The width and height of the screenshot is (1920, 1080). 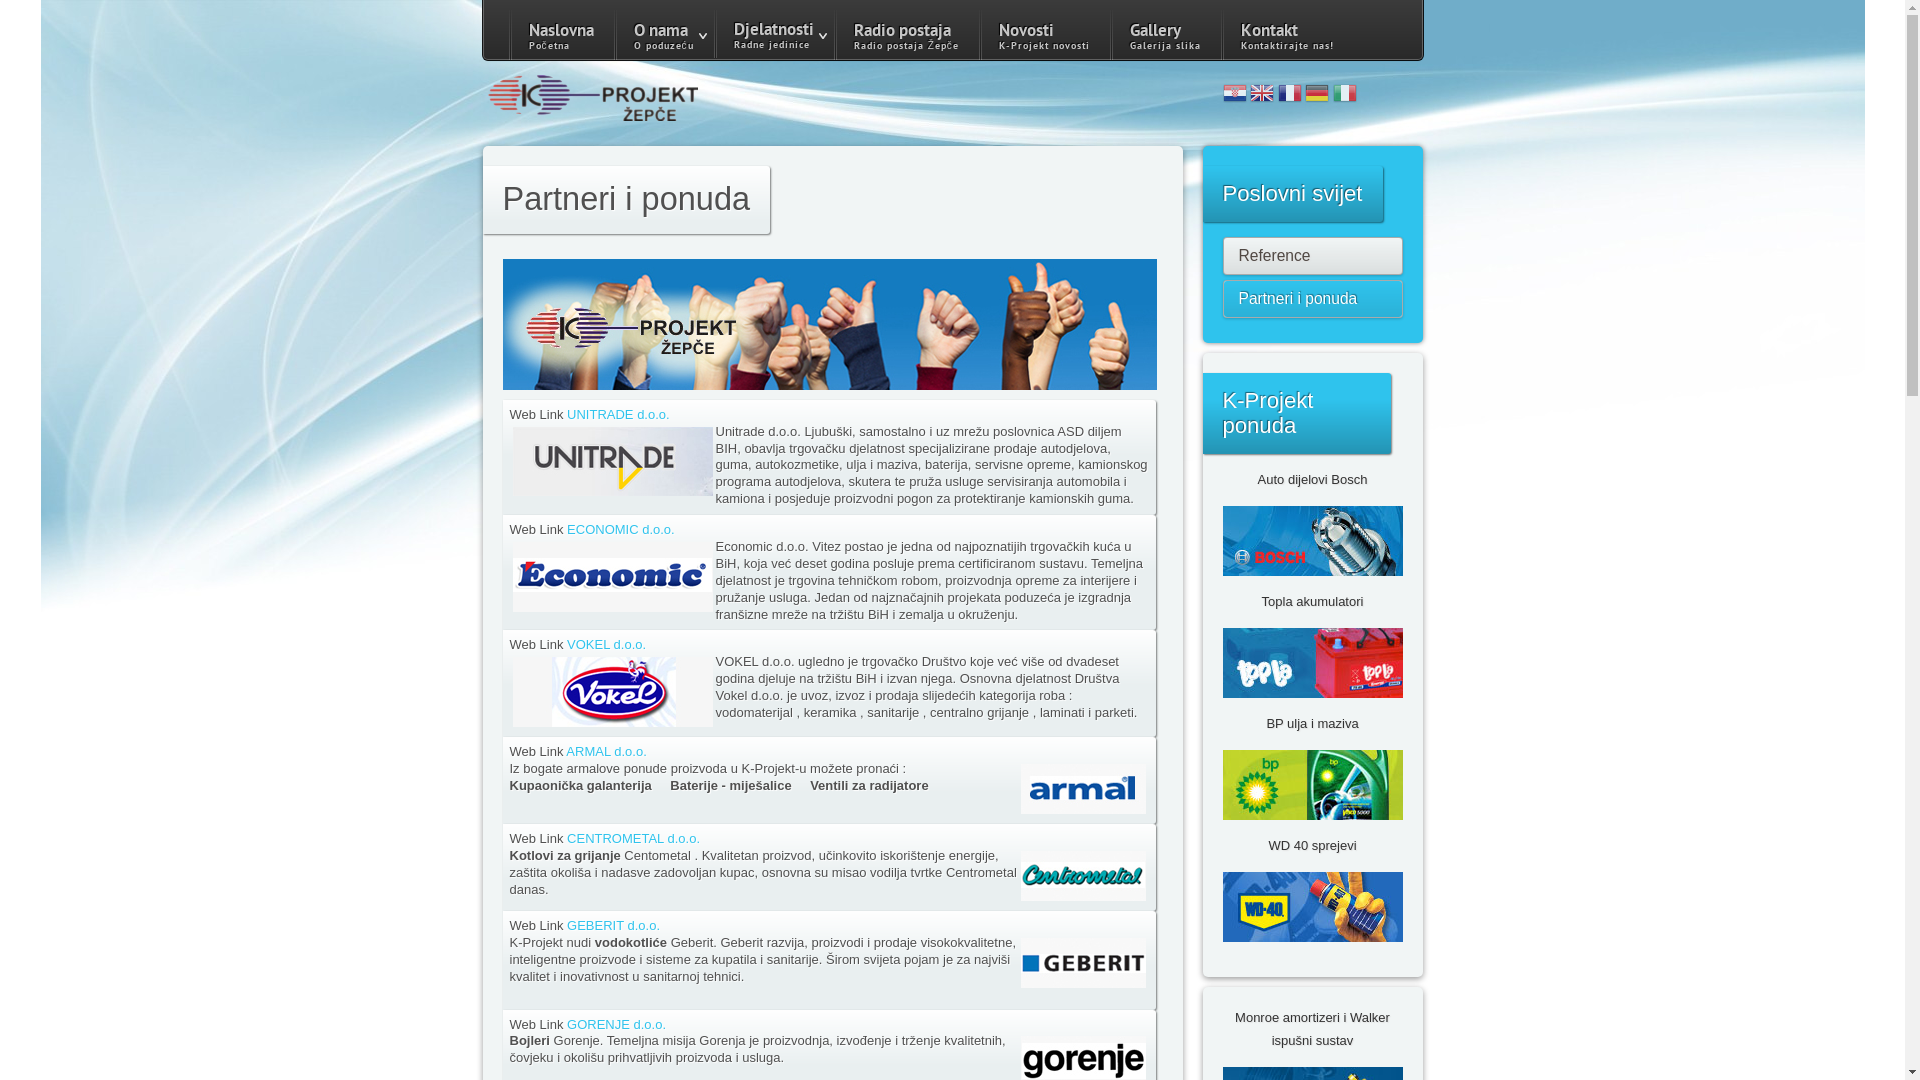 What do you see at coordinates (617, 413) in the screenshot?
I see `'UNITRADE d.o.o.'` at bounding box center [617, 413].